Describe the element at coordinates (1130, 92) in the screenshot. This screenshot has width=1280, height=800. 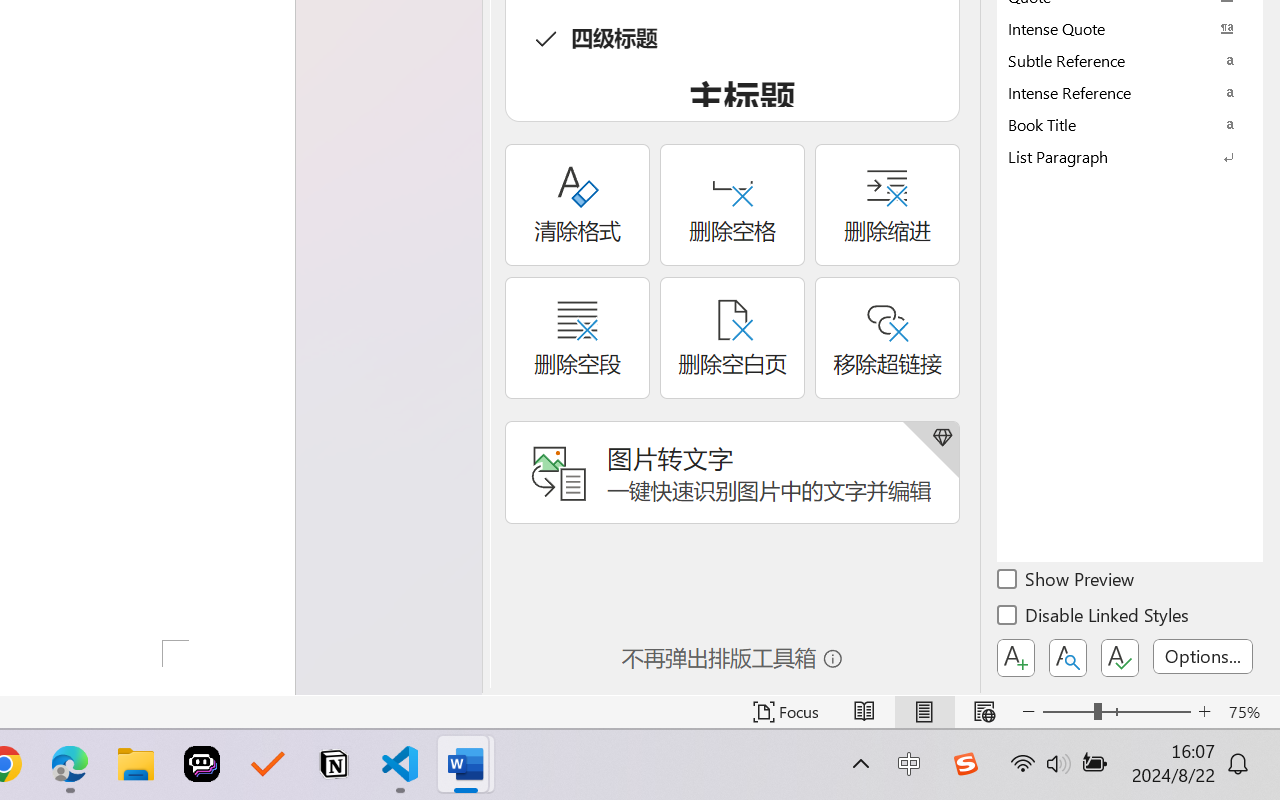
I see `'Intense Reference'` at that location.